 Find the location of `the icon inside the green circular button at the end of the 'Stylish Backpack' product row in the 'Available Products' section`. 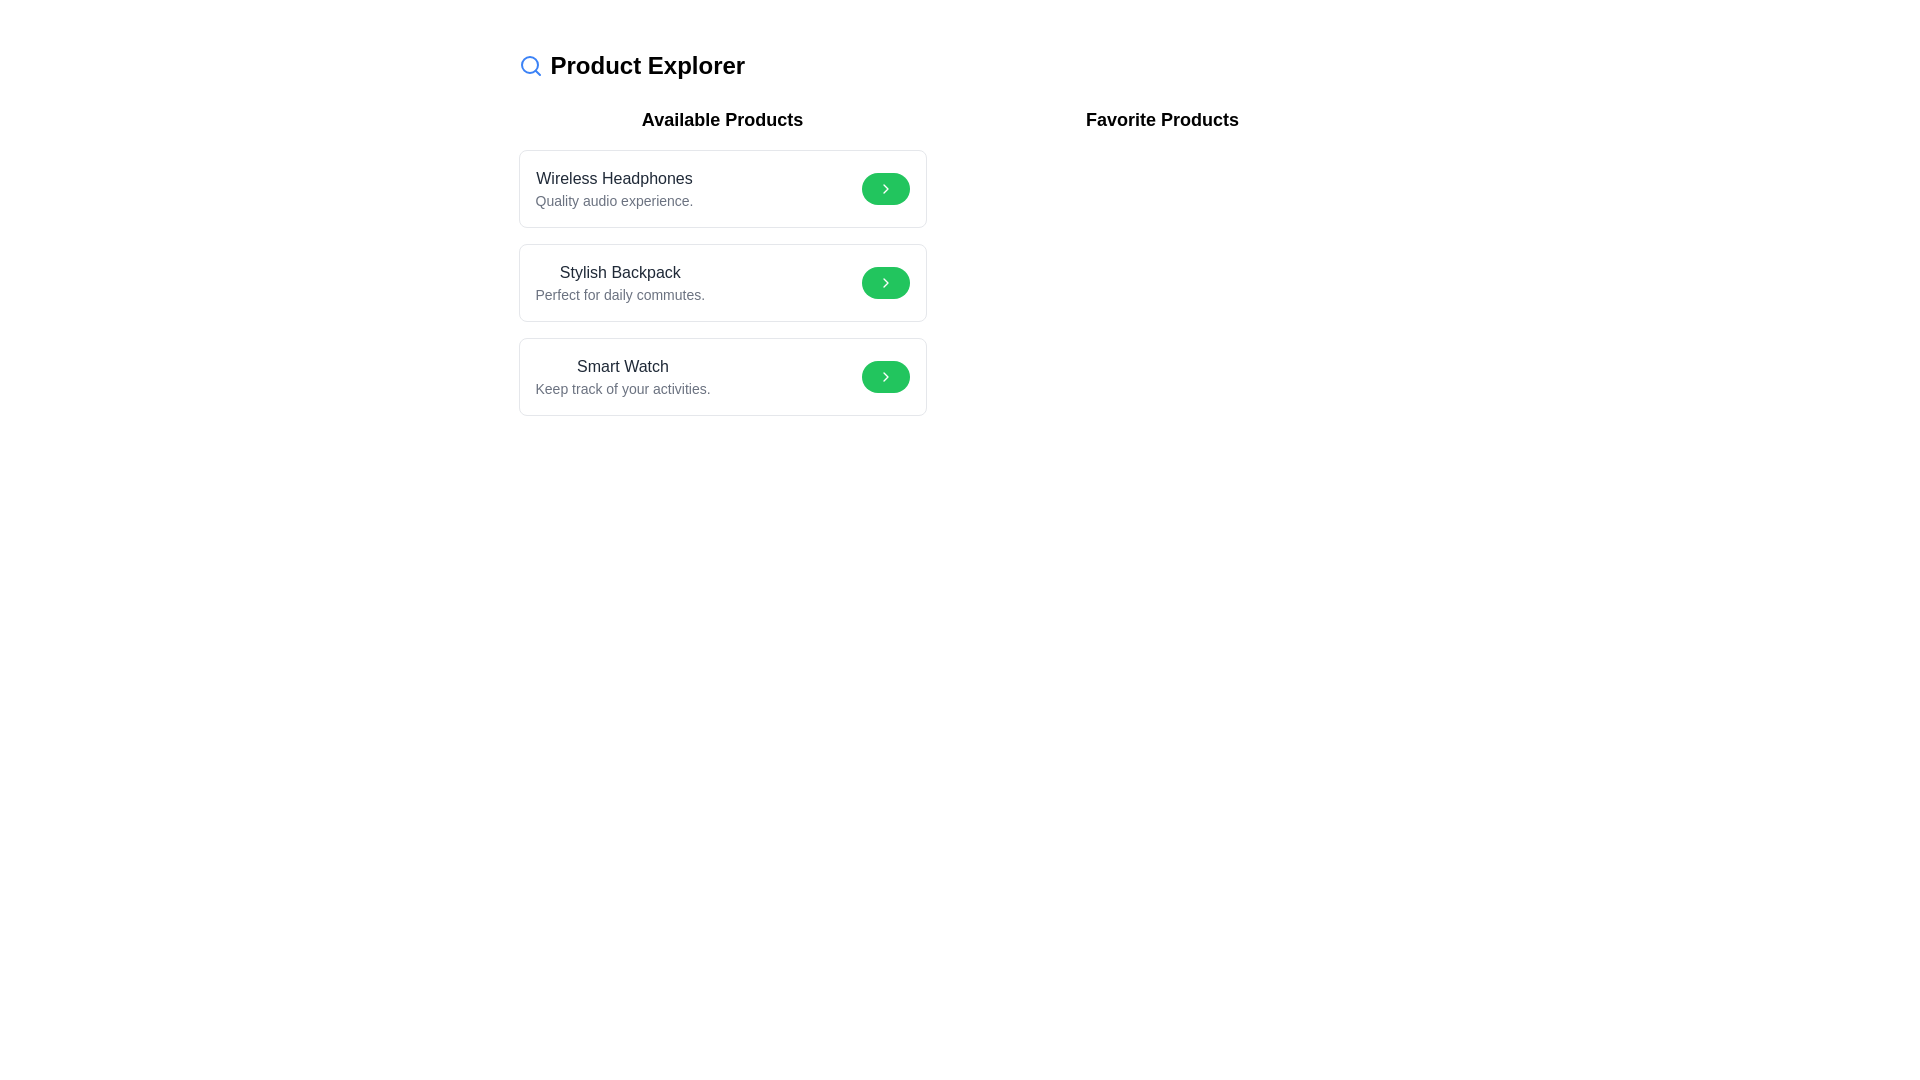

the icon inside the green circular button at the end of the 'Stylish Backpack' product row in the 'Available Products' section is located at coordinates (884, 282).